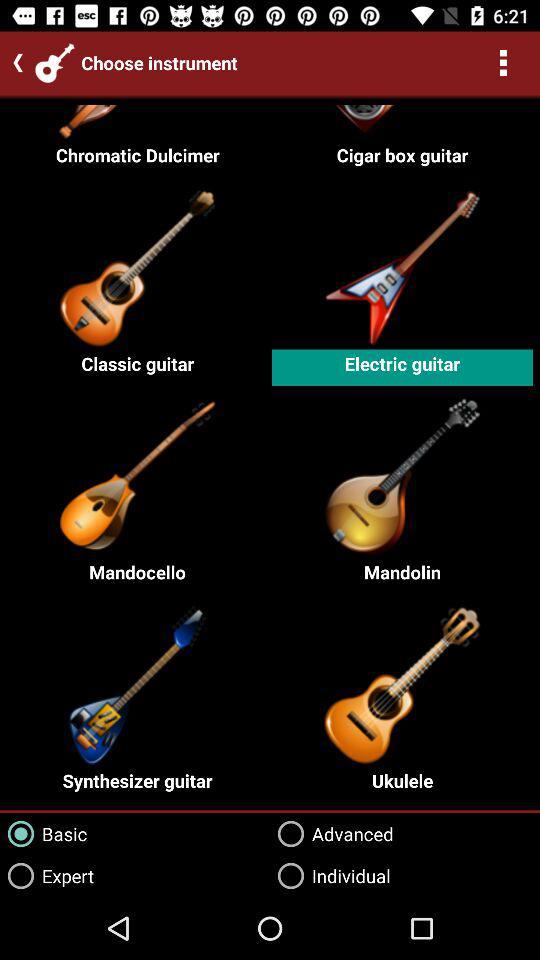 Image resolution: width=540 pixels, height=960 pixels. I want to click on the image above mandocello, so click(137, 474).